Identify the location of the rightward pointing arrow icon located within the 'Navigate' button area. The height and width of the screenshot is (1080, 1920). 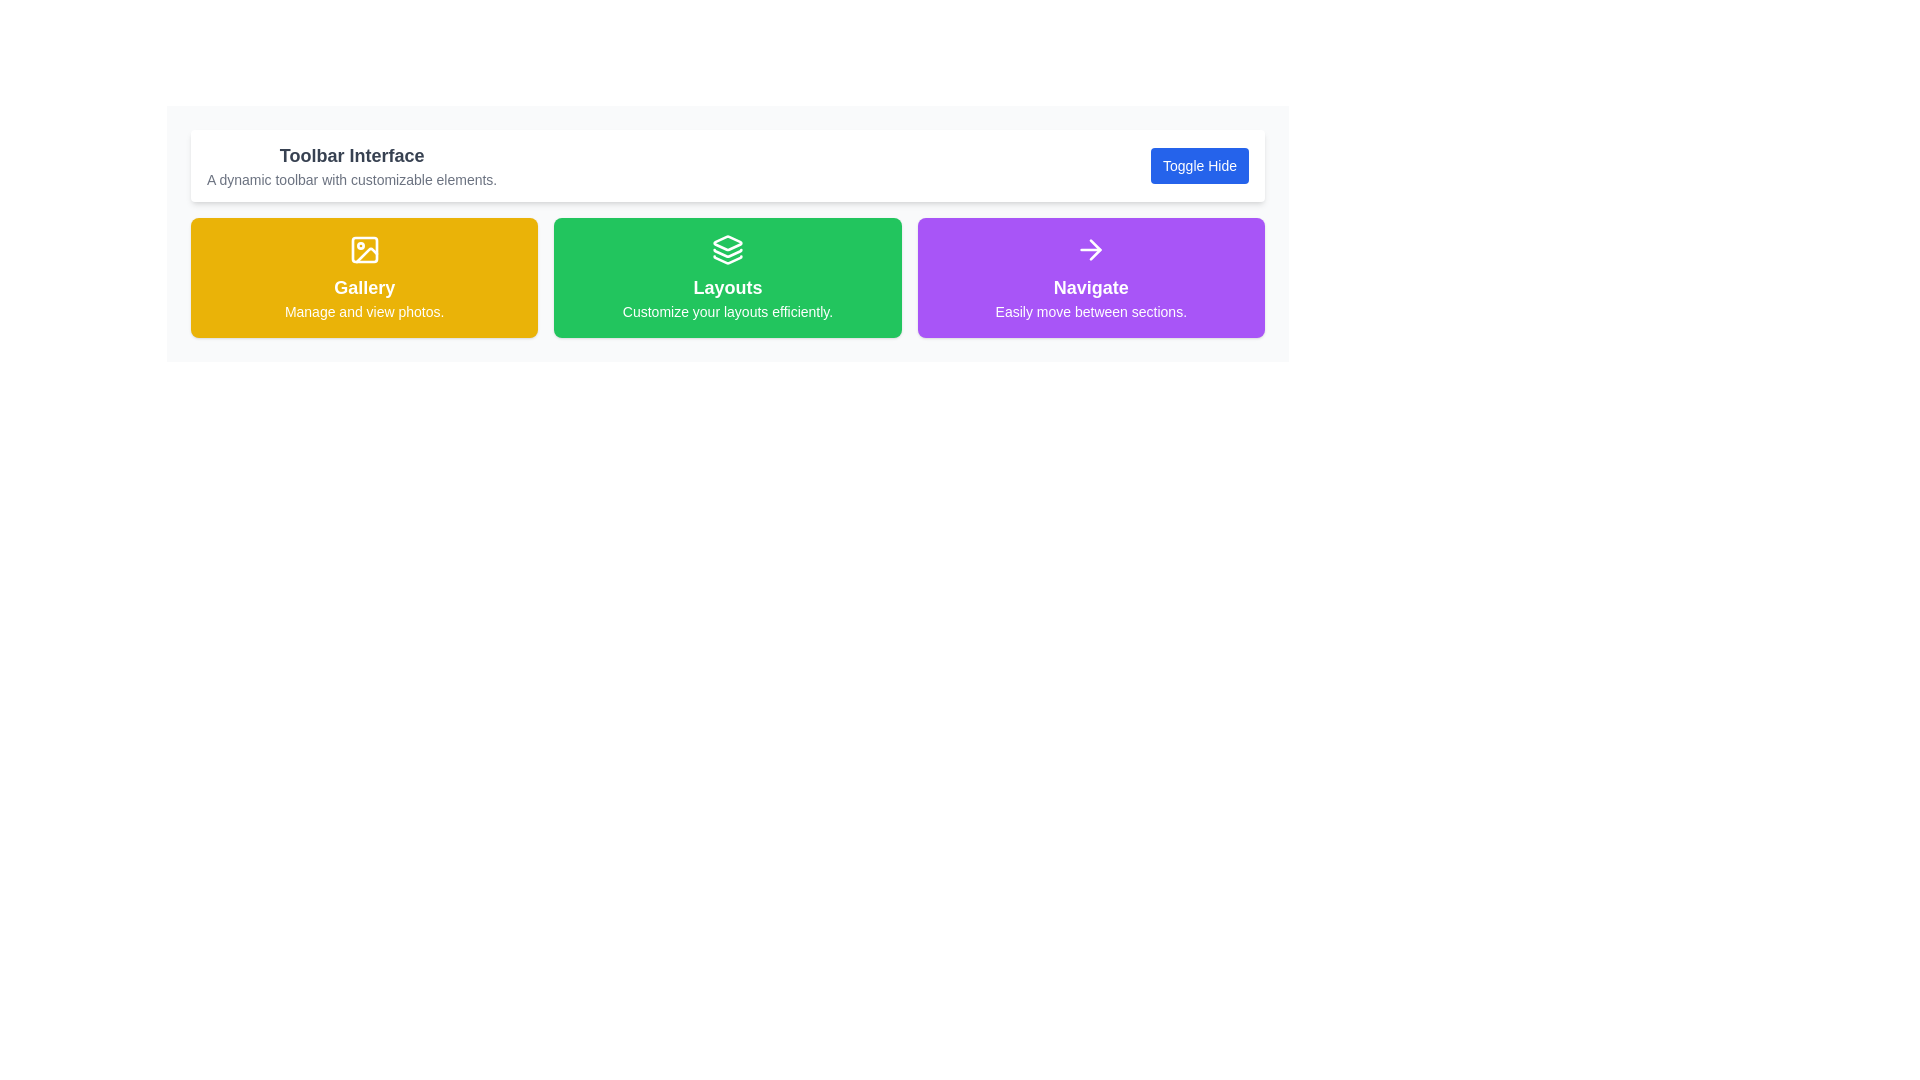
(1094, 249).